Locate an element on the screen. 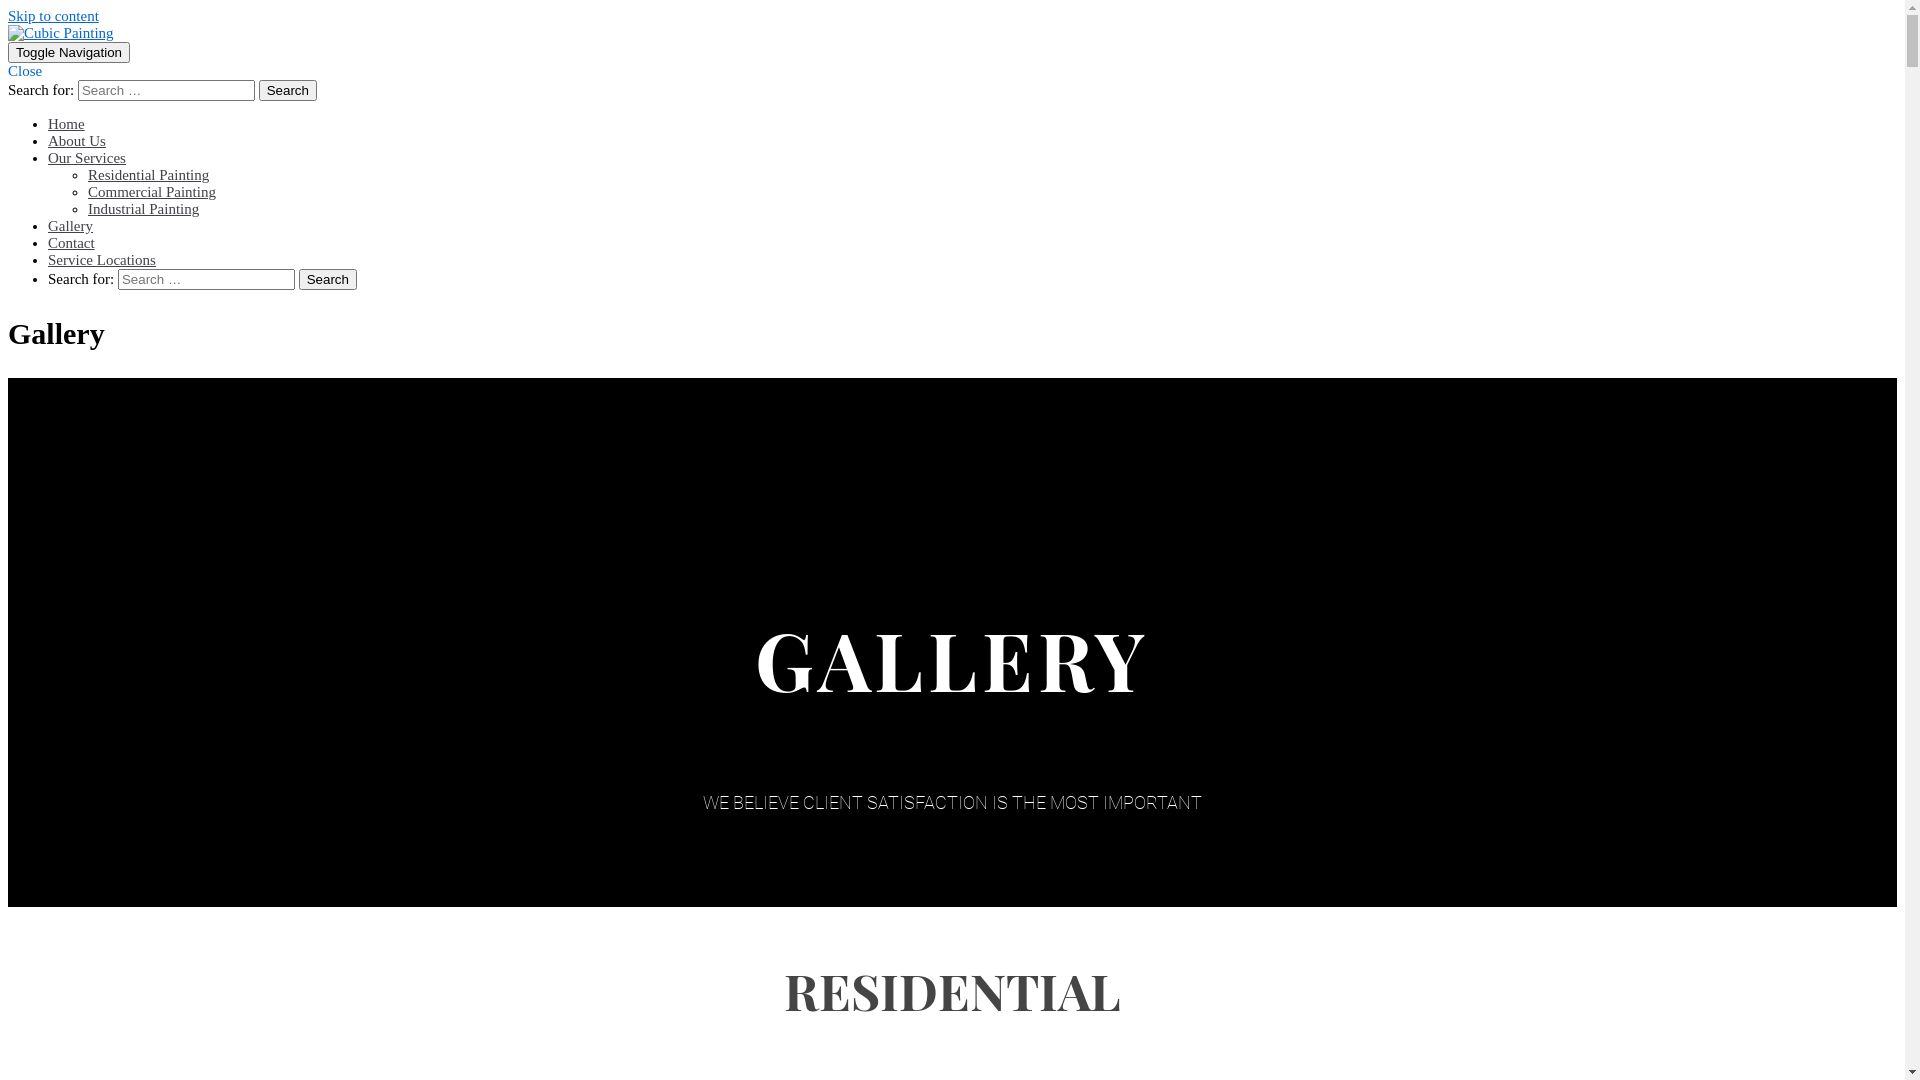 Image resolution: width=1920 pixels, height=1080 pixels. 'Our Services' is located at coordinates (621, 157).